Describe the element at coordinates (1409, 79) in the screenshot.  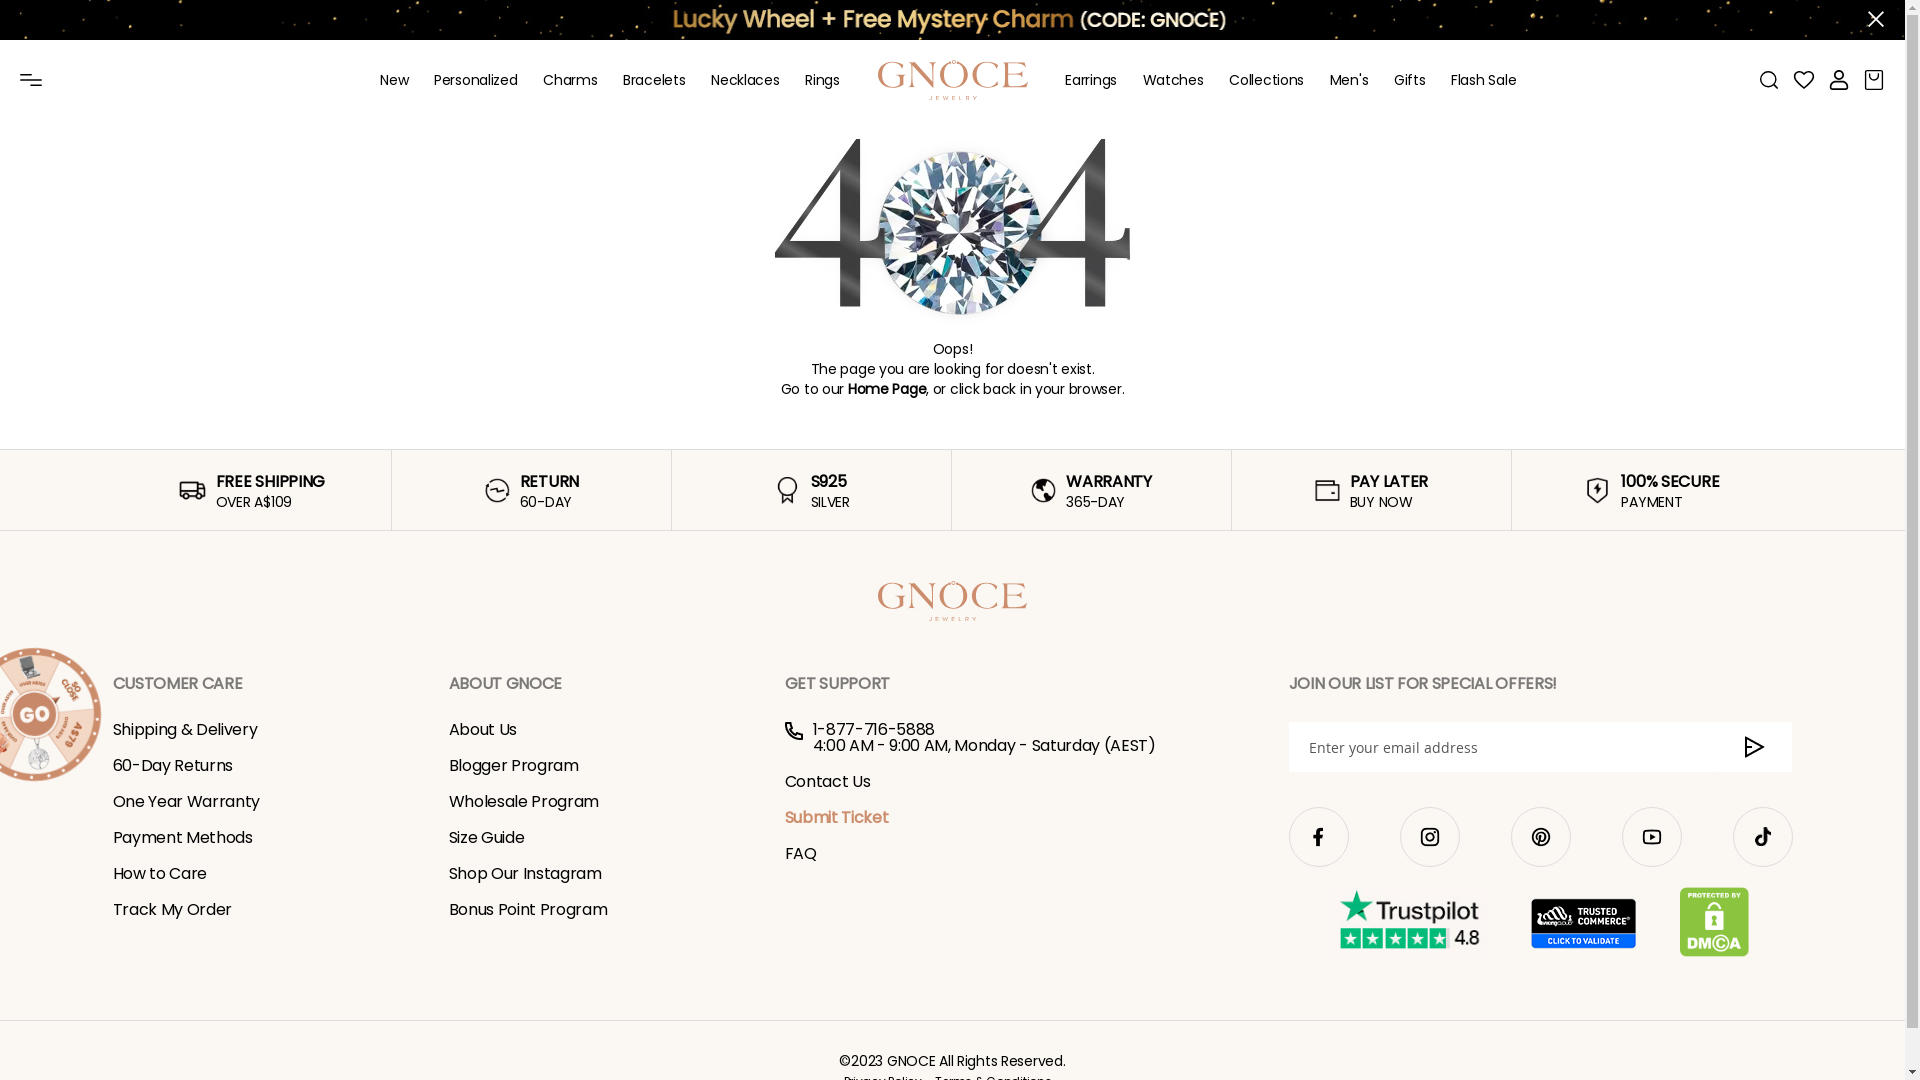
I see `'Gifts'` at that location.